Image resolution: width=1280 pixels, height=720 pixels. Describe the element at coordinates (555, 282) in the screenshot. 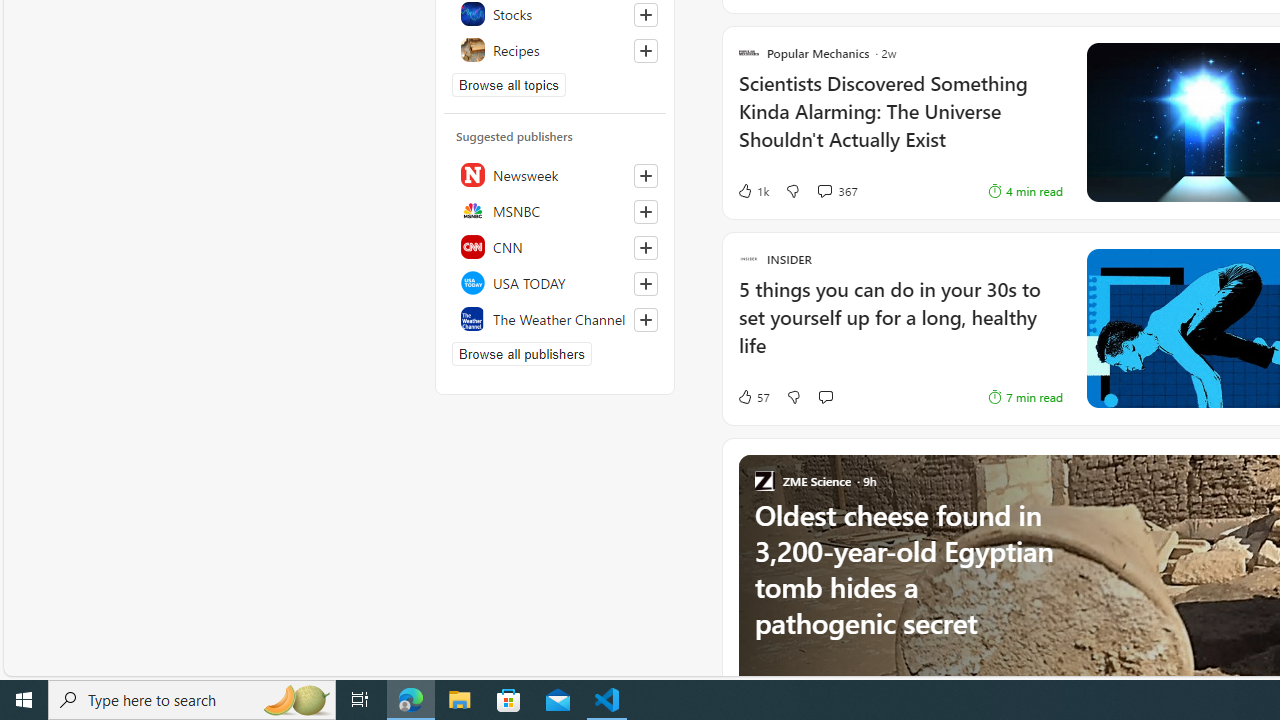

I see `'USA TODAY'` at that location.